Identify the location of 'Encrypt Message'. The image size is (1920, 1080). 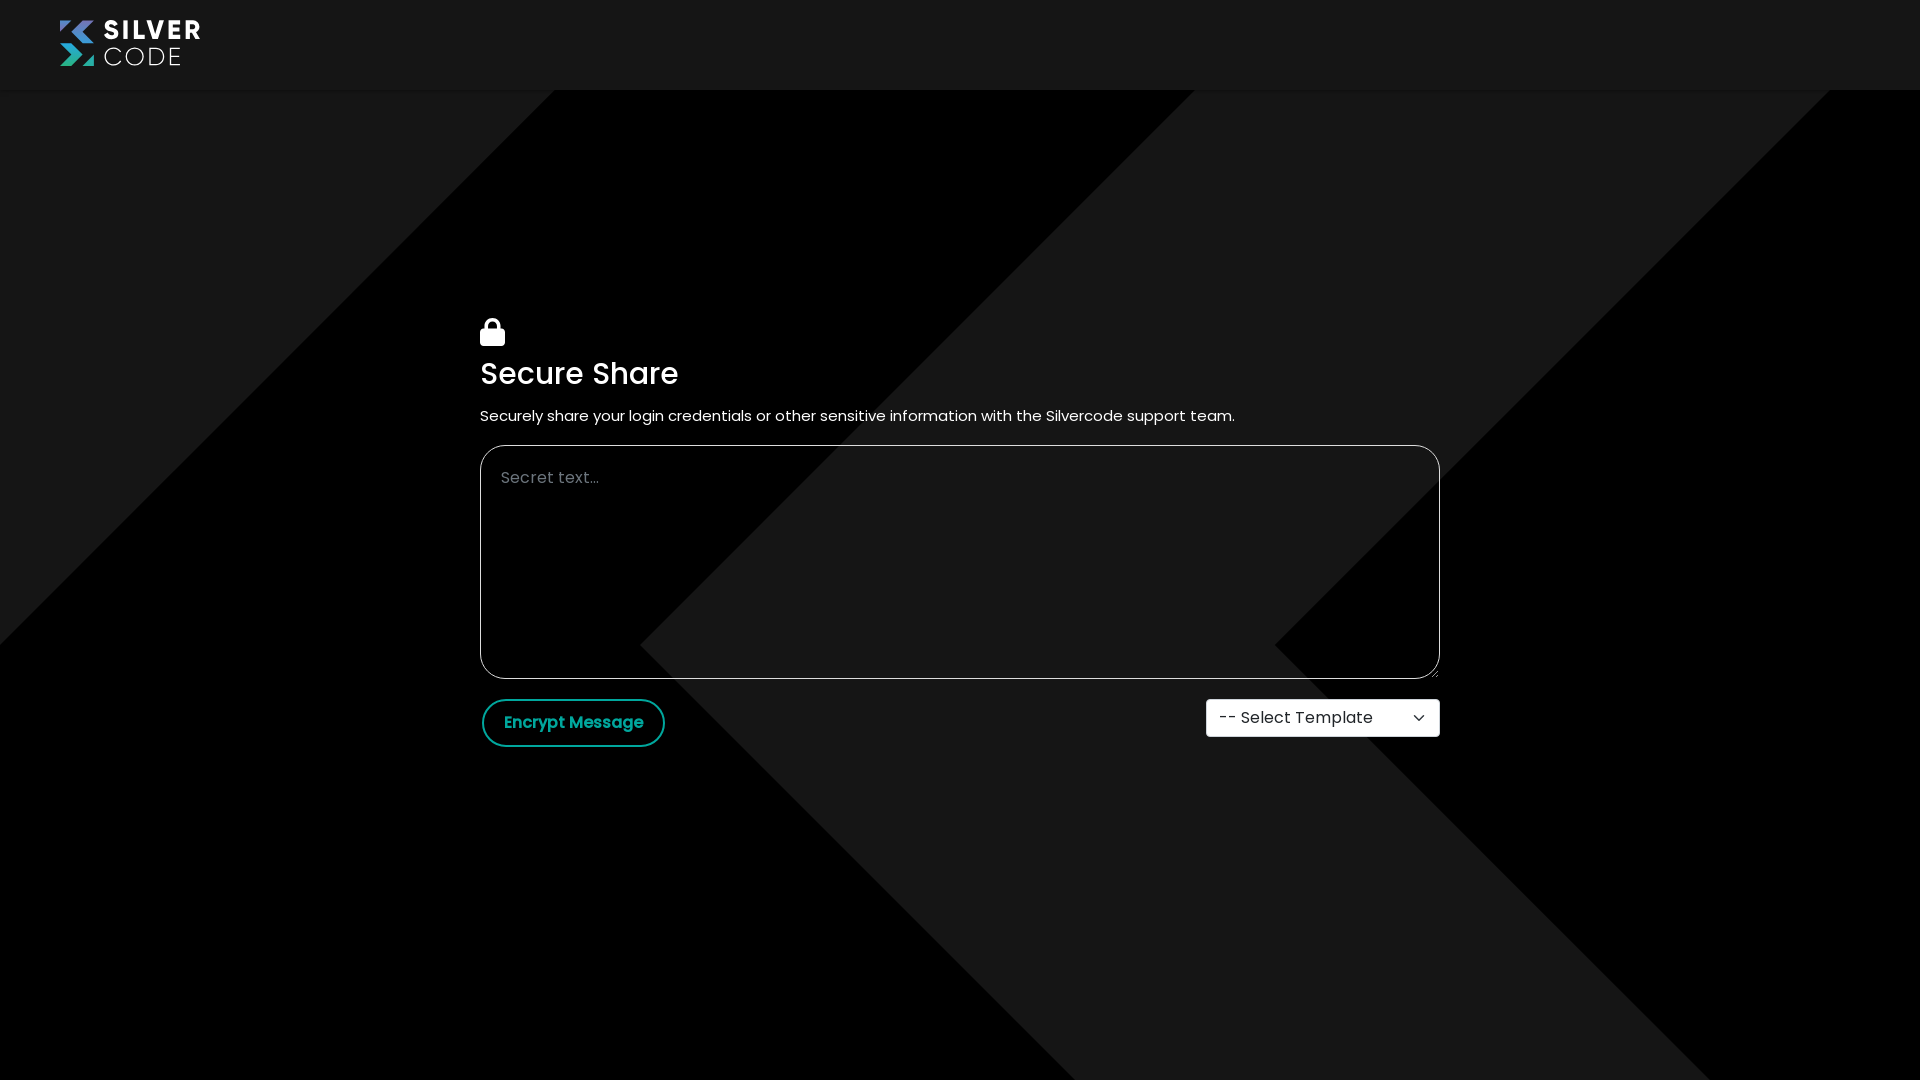
(481, 722).